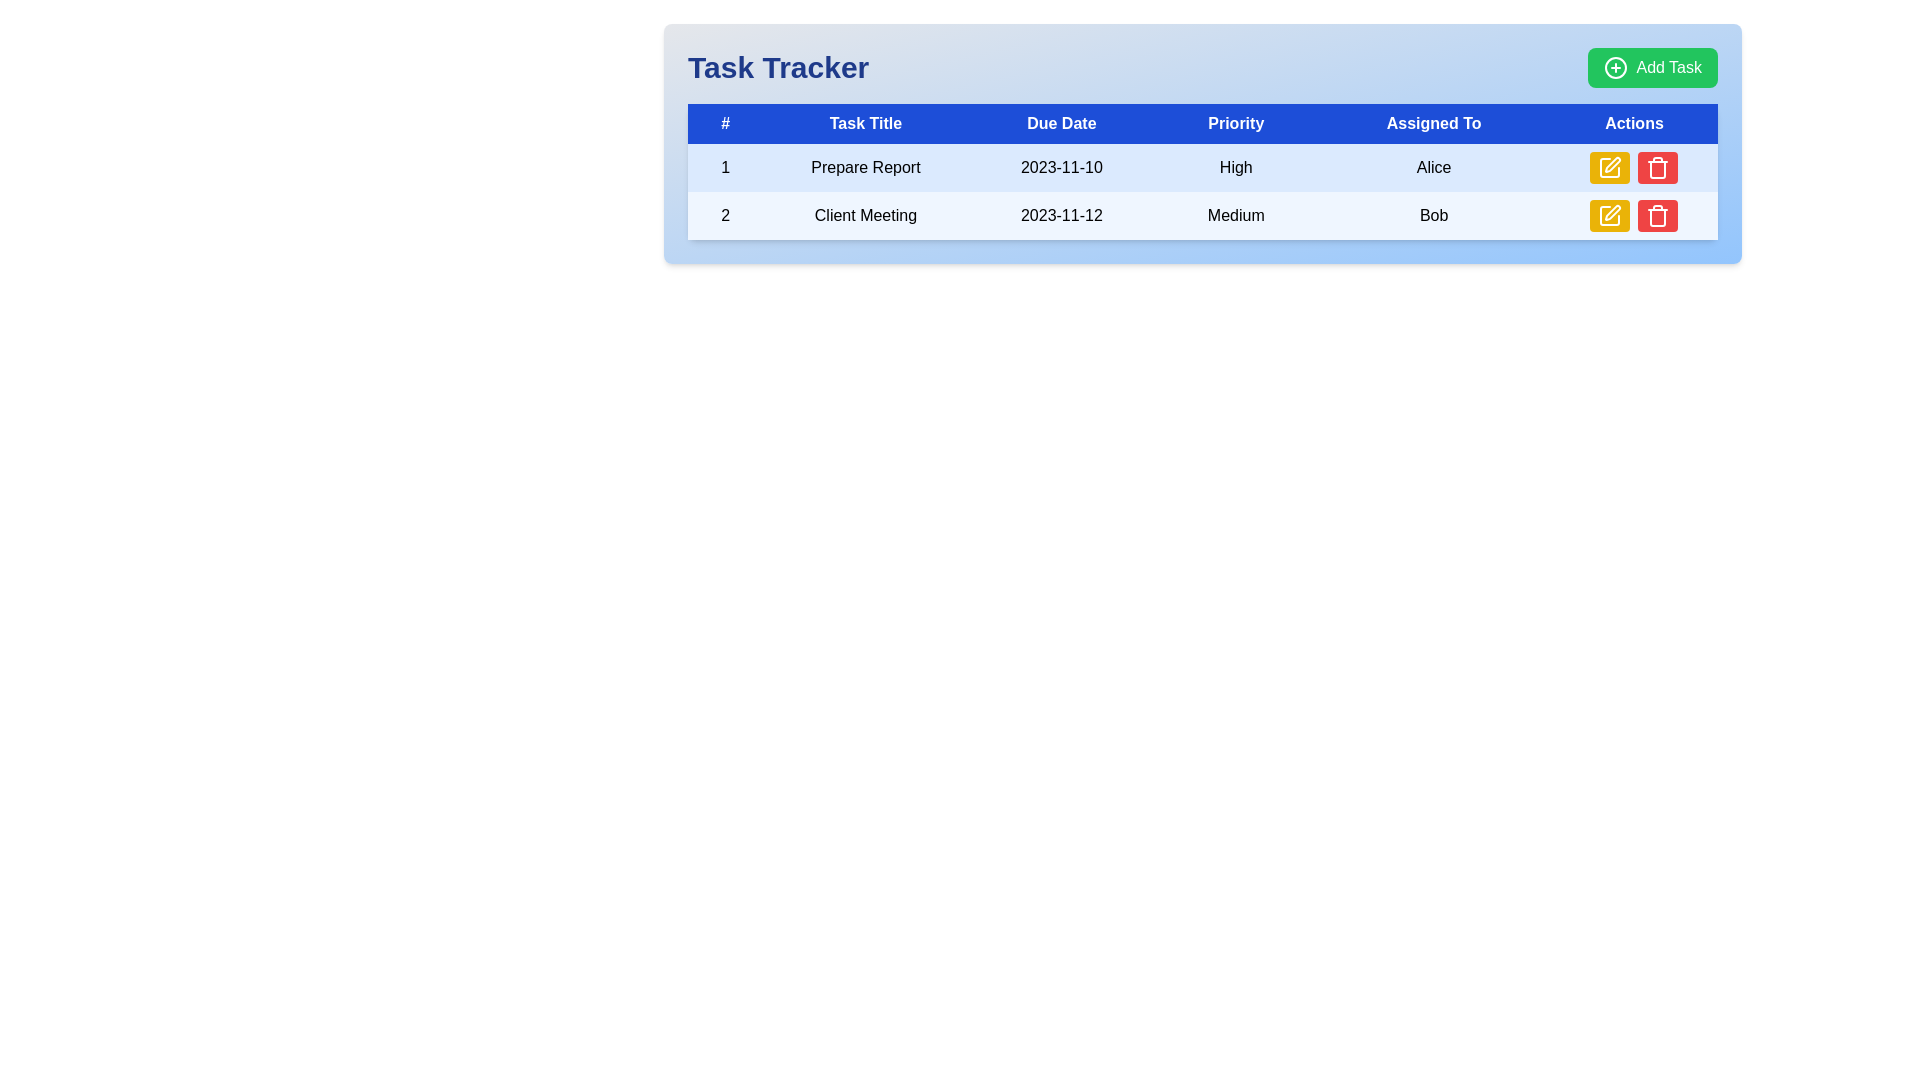 This screenshot has width=1920, height=1080. Describe the element at coordinates (1433, 216) in the screenshot. I see `the Text label indicating the assignee's name in the second row of the table under the 'Assigned To' column, aligned with the 'Medium' priority level and 'Client Meeting' task title` at that location.